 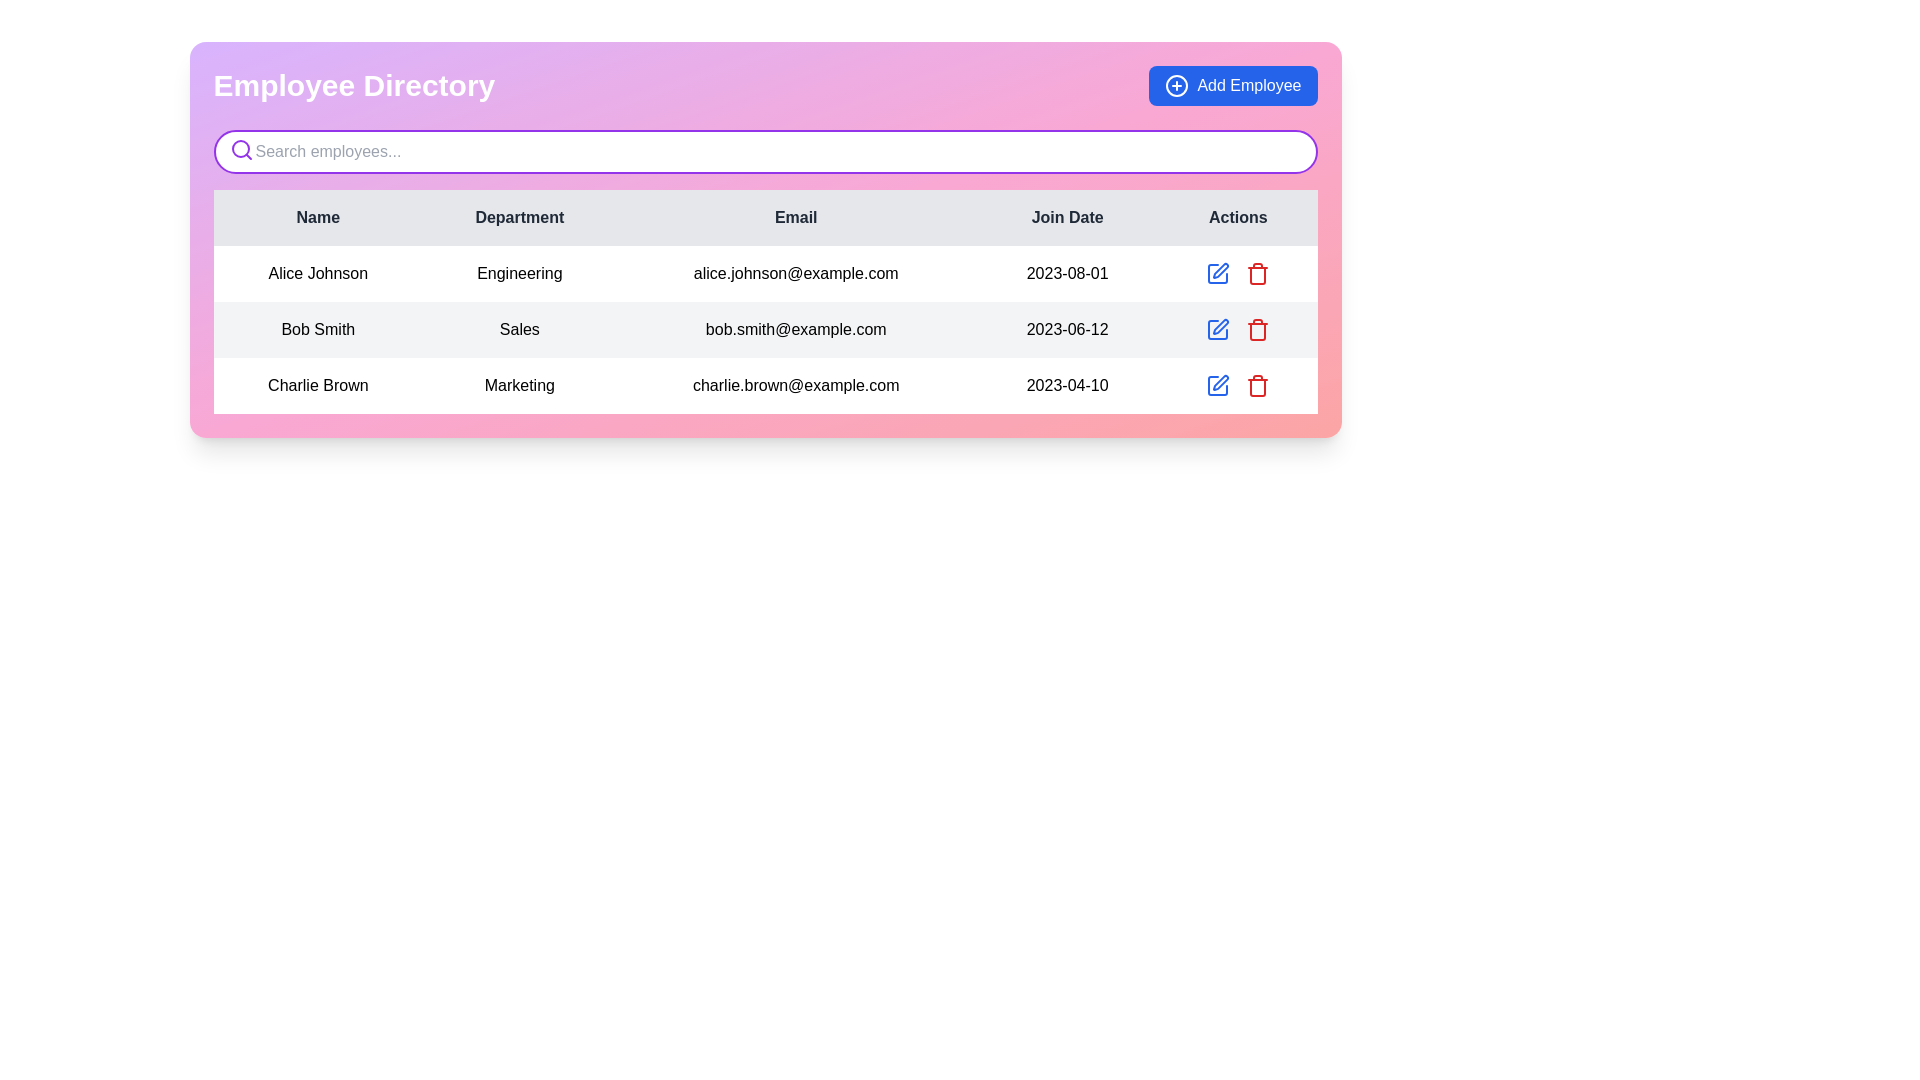 I want to click on the static text element that displays the email address for 'Bob Smith' in the employee directory table, so click(x=795, y=329).